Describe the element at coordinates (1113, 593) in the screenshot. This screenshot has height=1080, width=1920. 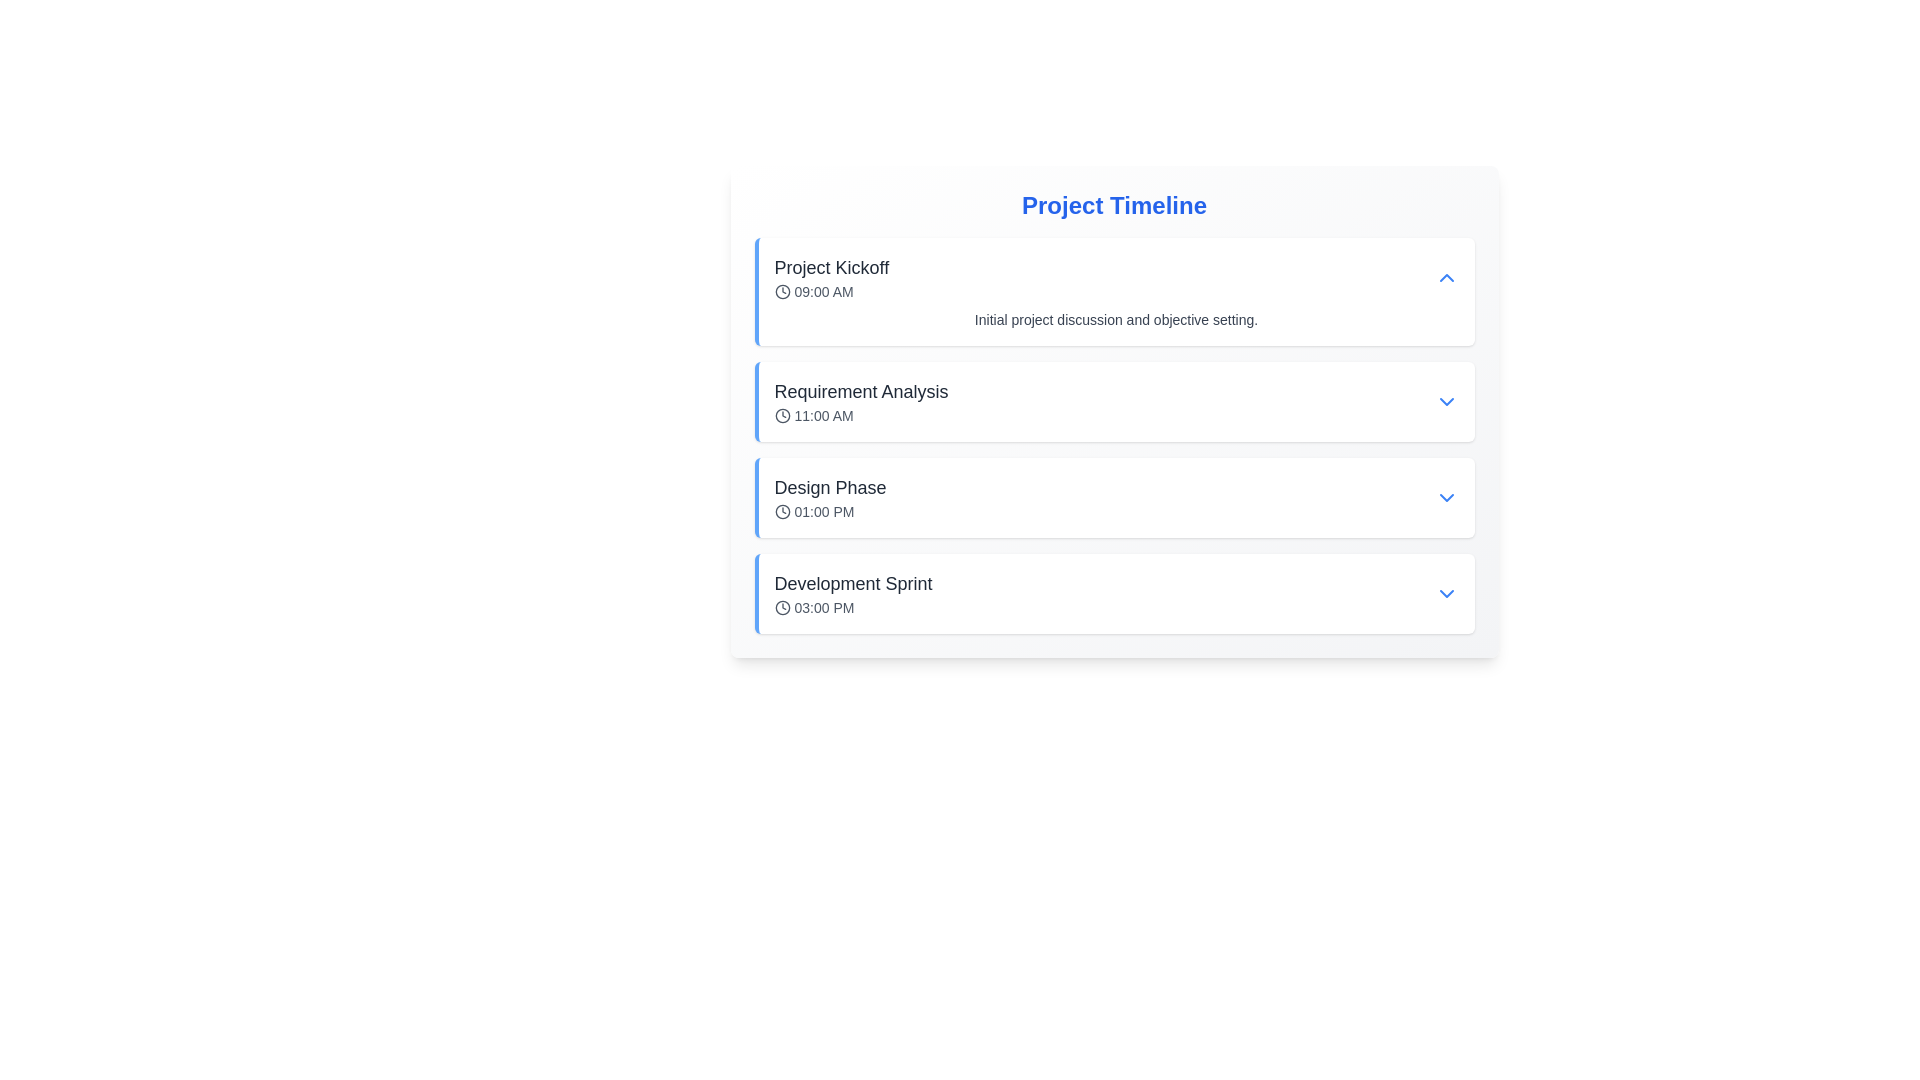
I see `the 'Development Sprint' collapsible list item` at that location.